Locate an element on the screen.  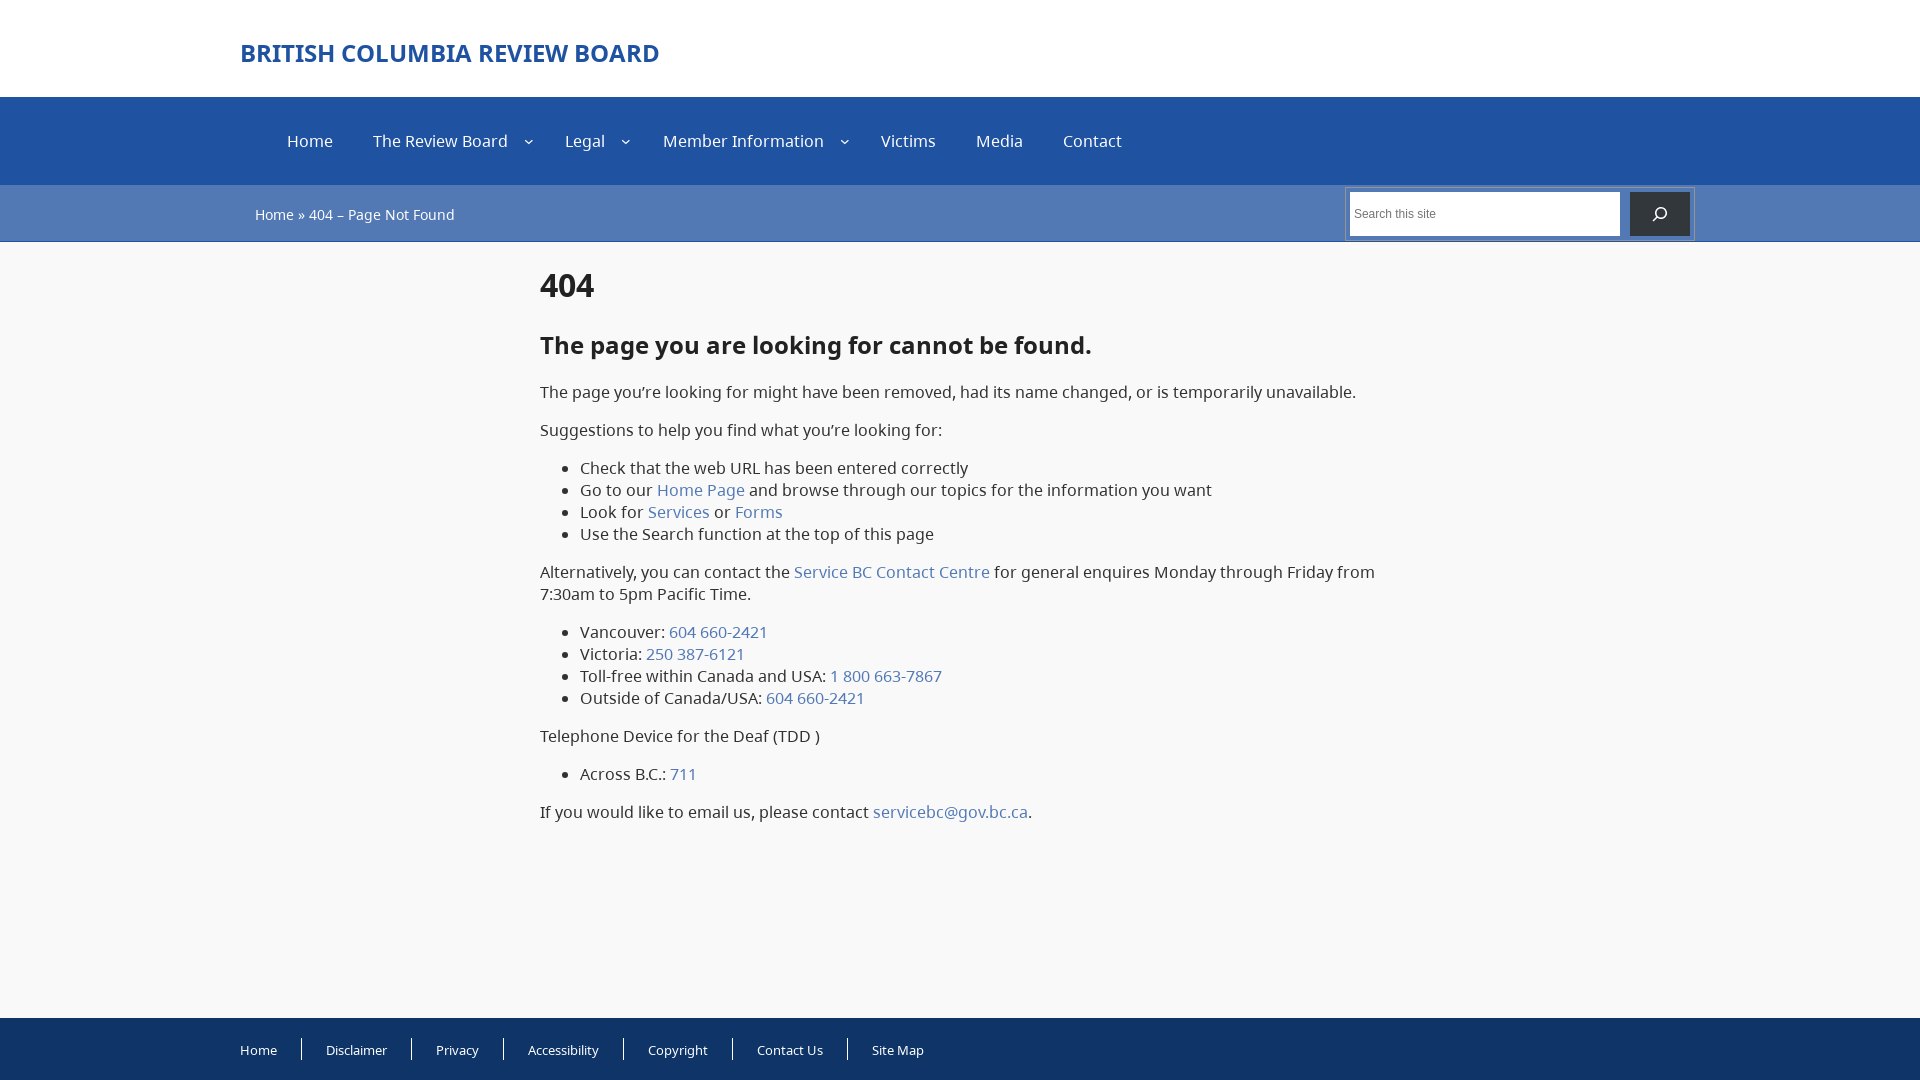
'Accessibility' is located at coordinates (562, 1048).